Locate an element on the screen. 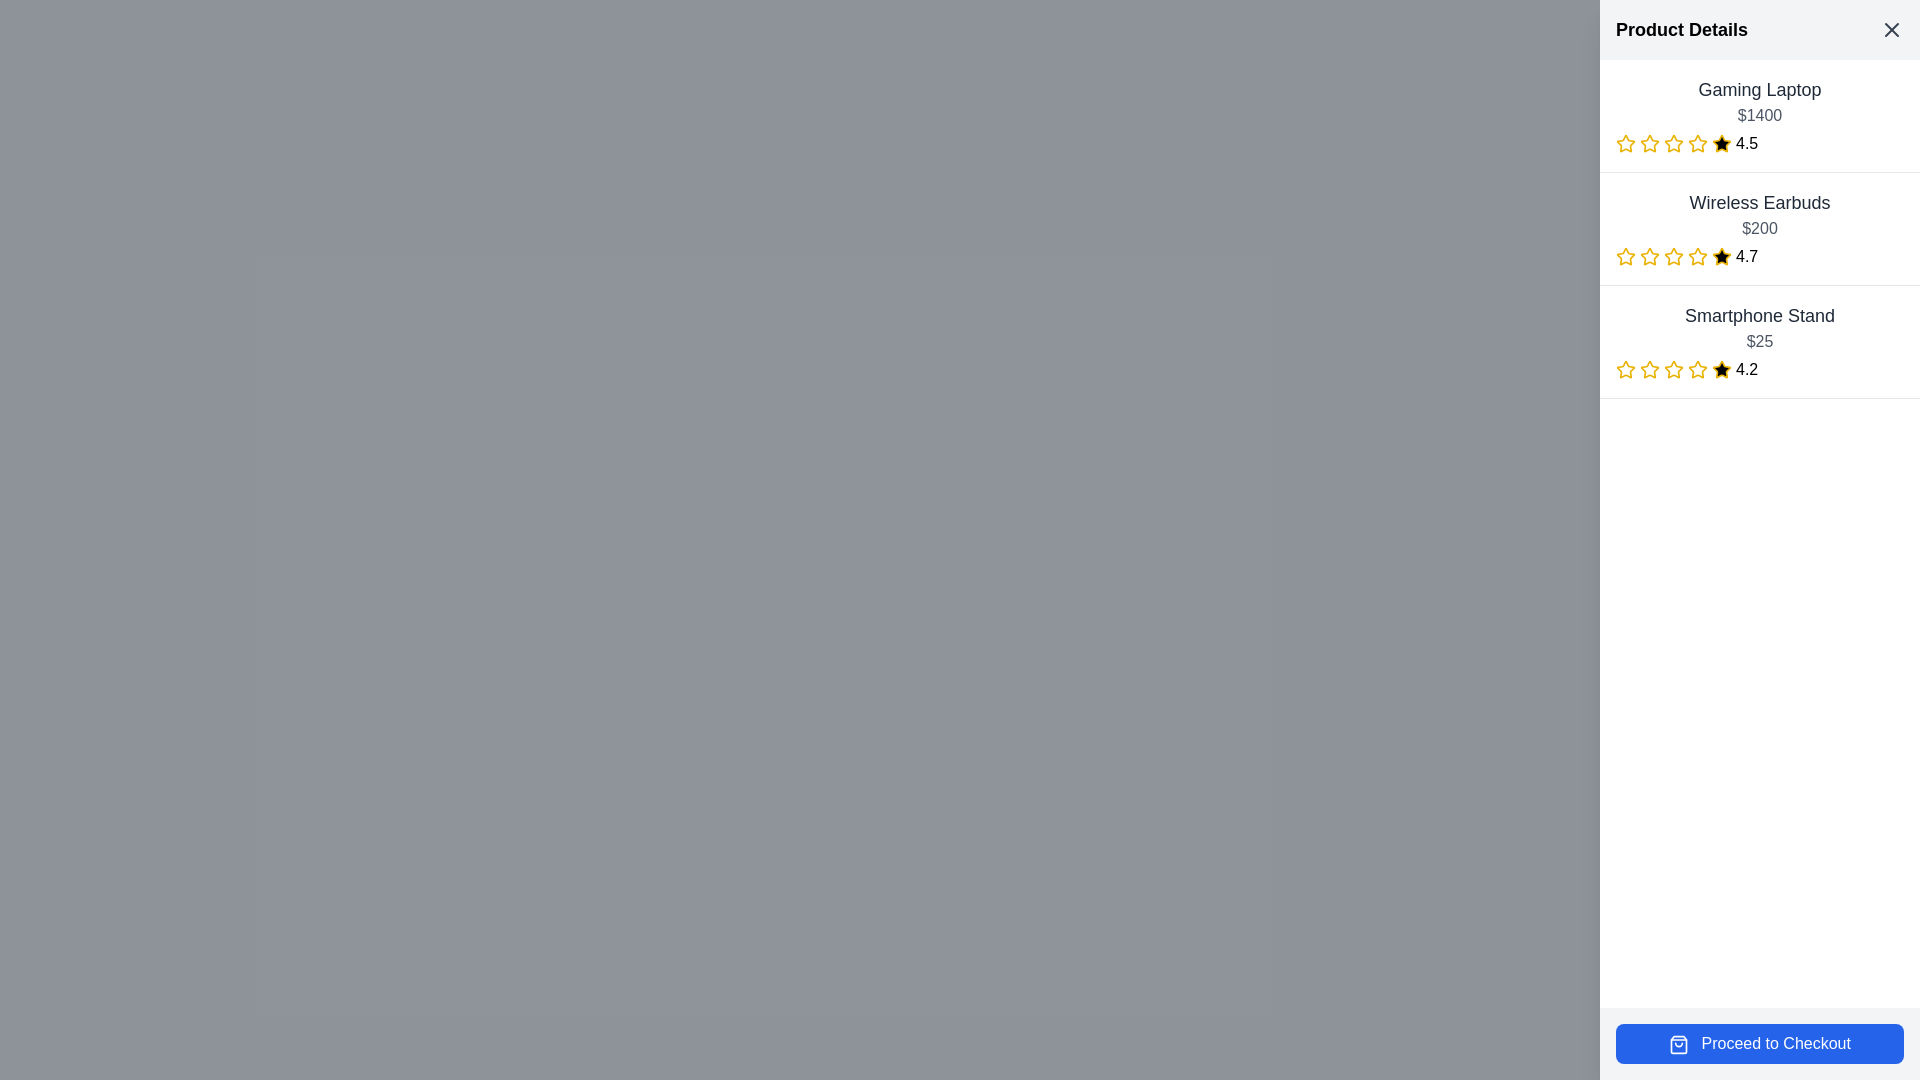  the close button (X symbol) located in the upper-right corner of the sidebar titled 'Product Details' is located at coordinates (1890, 30).